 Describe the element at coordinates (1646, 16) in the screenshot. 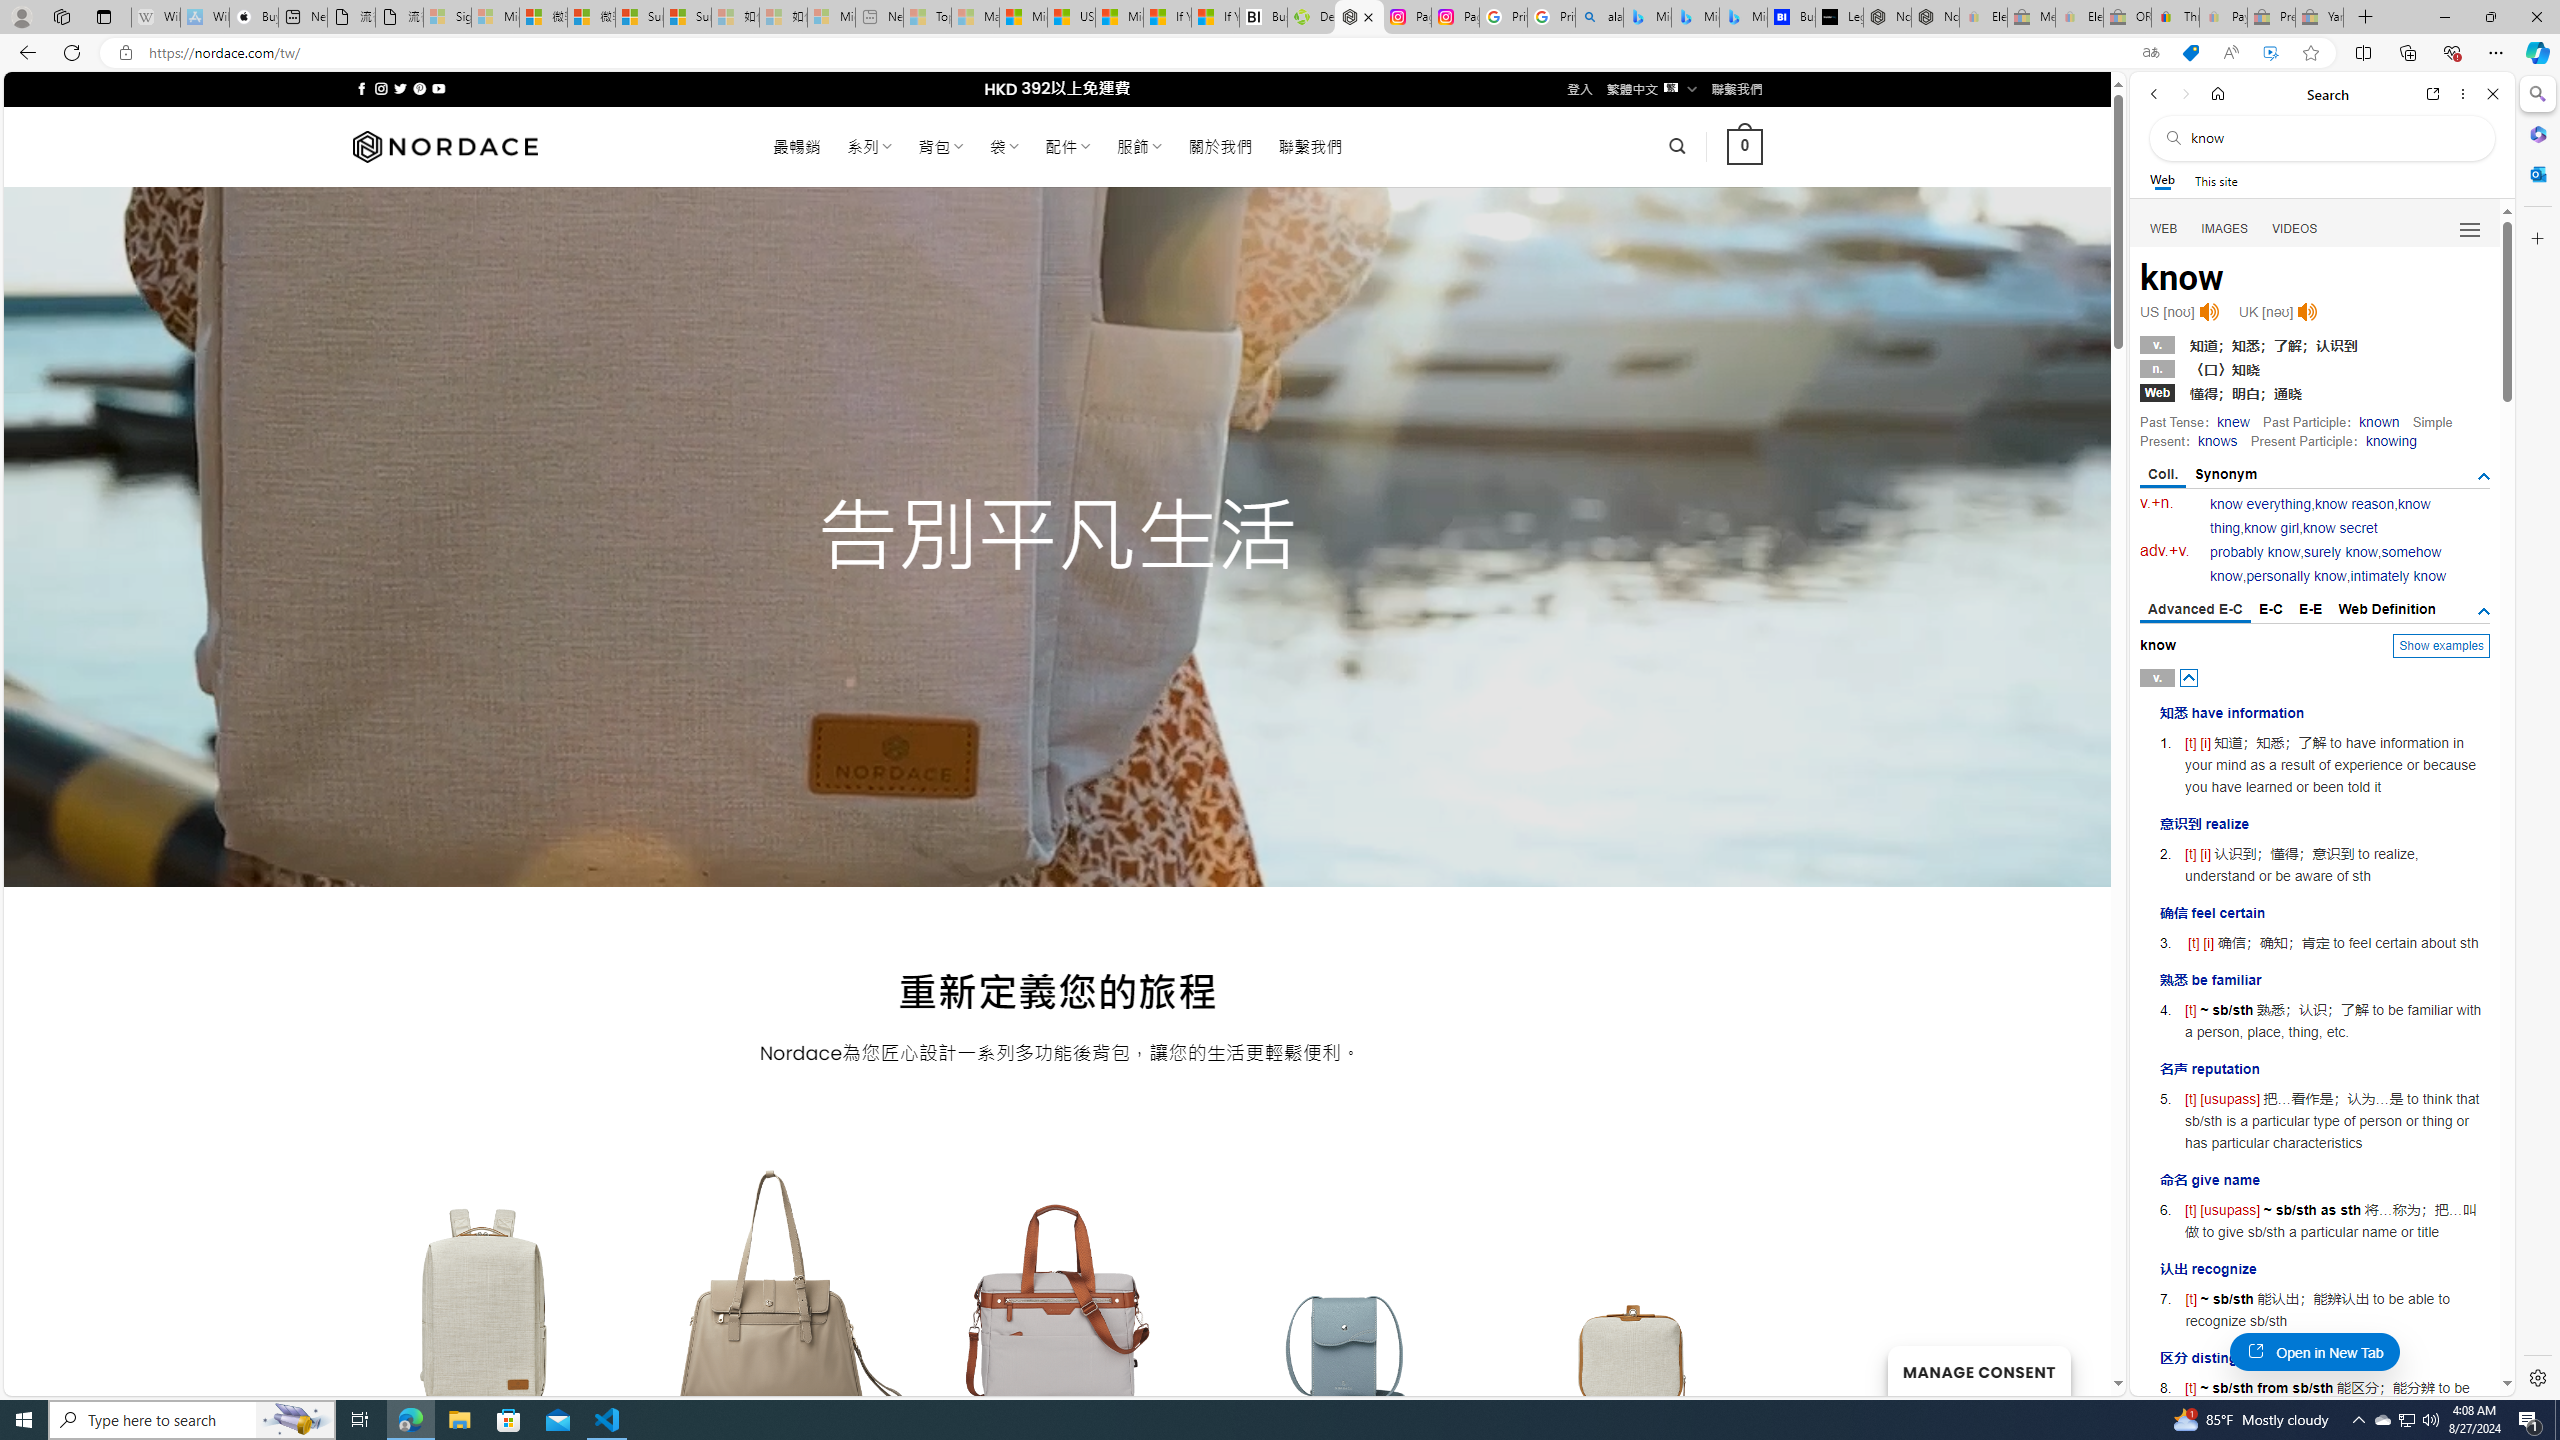

I see `'Microsoft Bing Travel - Flights from Hong Kong to Bangkok'` at that location.